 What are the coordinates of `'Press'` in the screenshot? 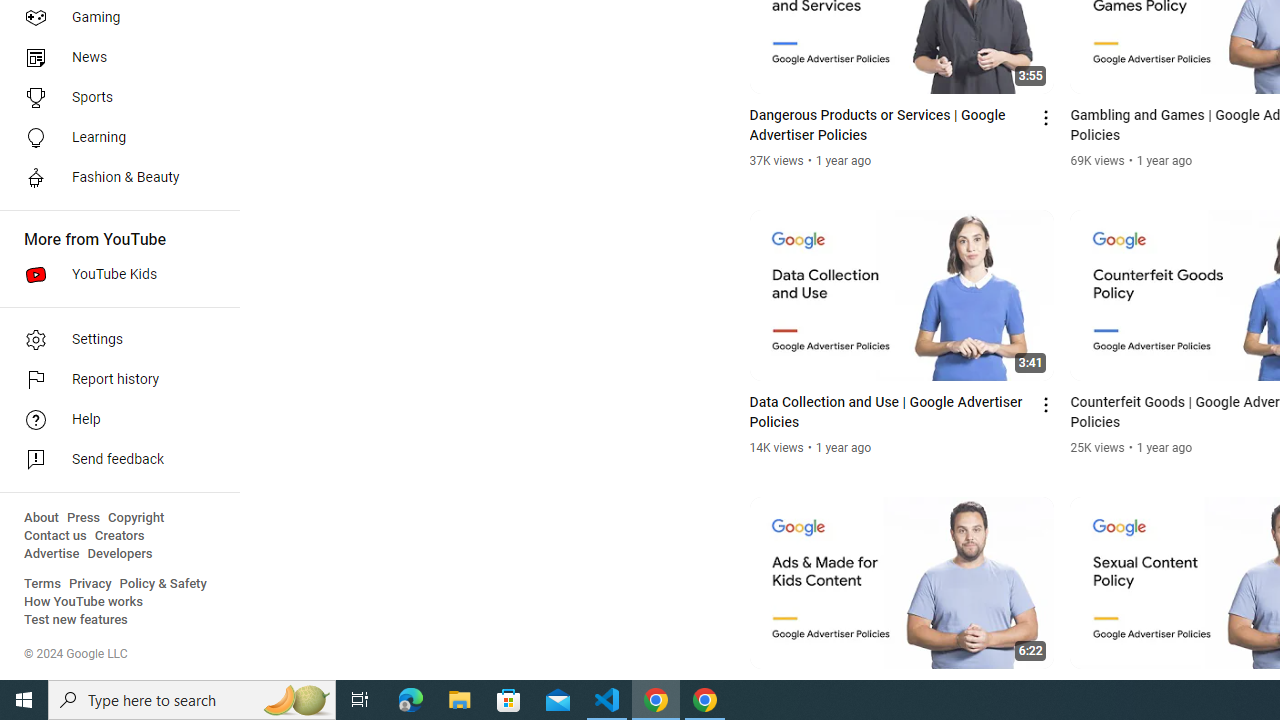 It's located at (82, 517).